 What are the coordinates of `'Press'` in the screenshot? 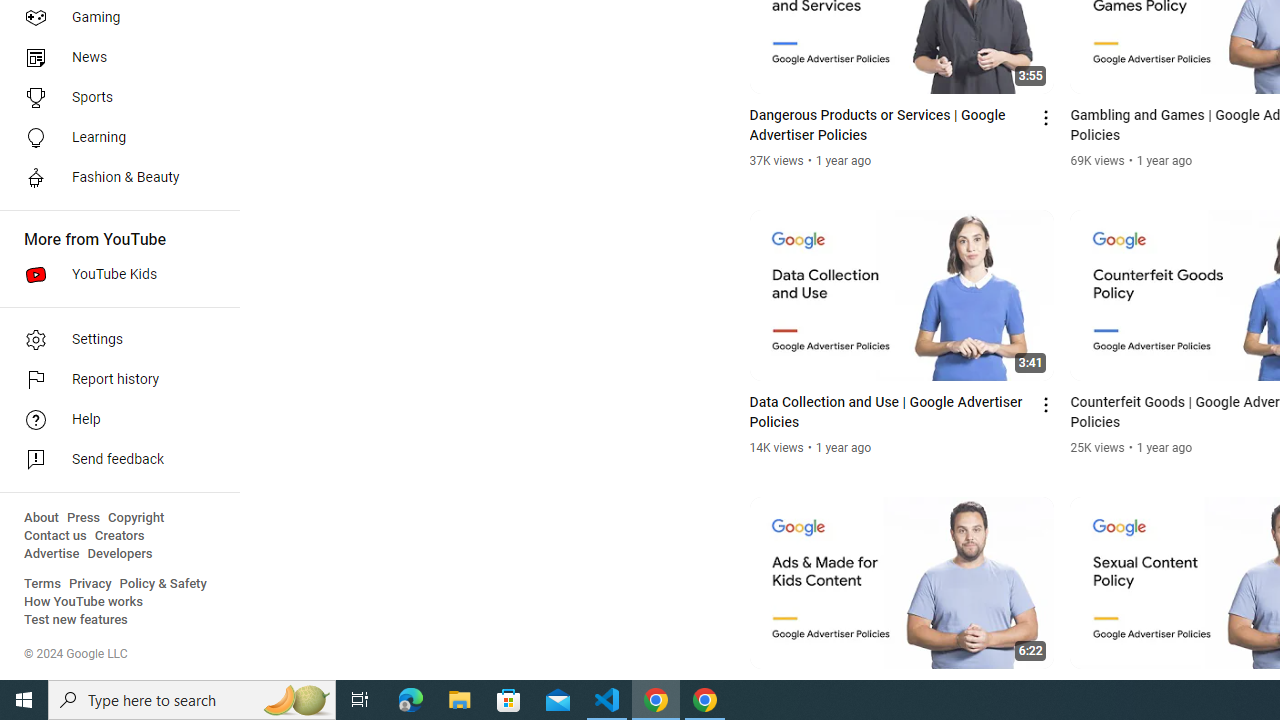 It's located at (82, 517).